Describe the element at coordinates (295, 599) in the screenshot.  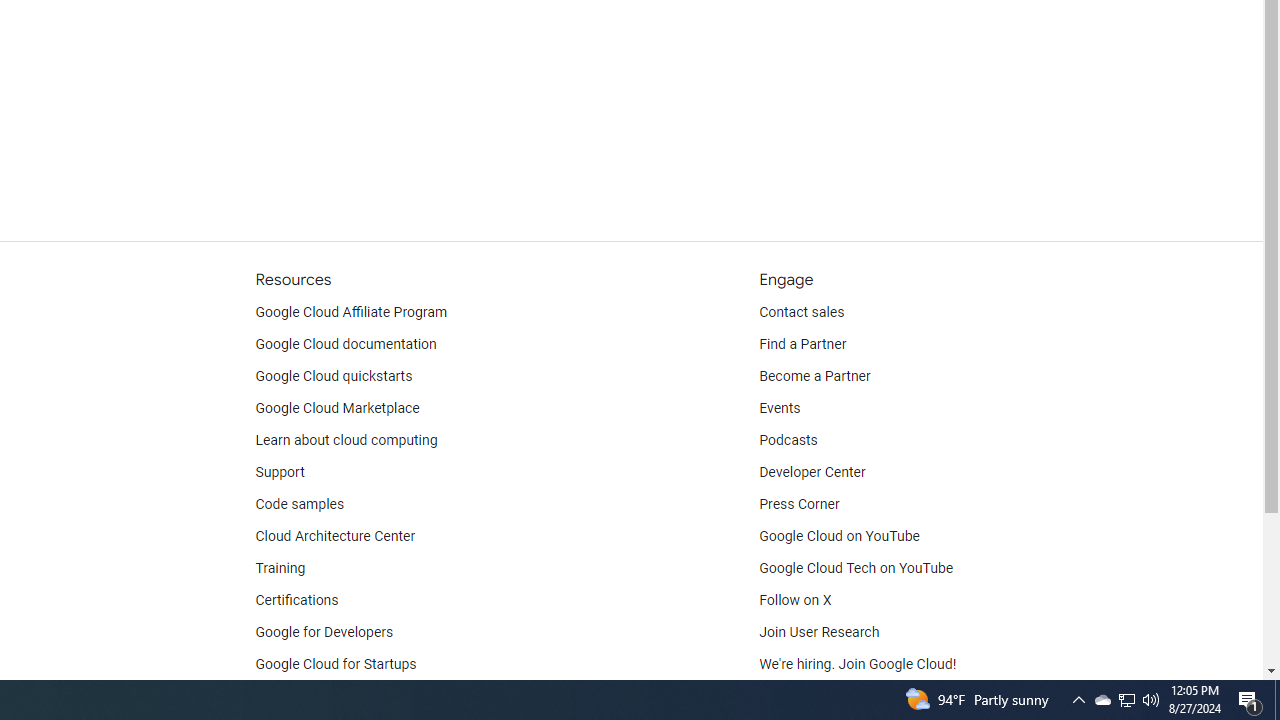
I see `'Certifications'` at that location.